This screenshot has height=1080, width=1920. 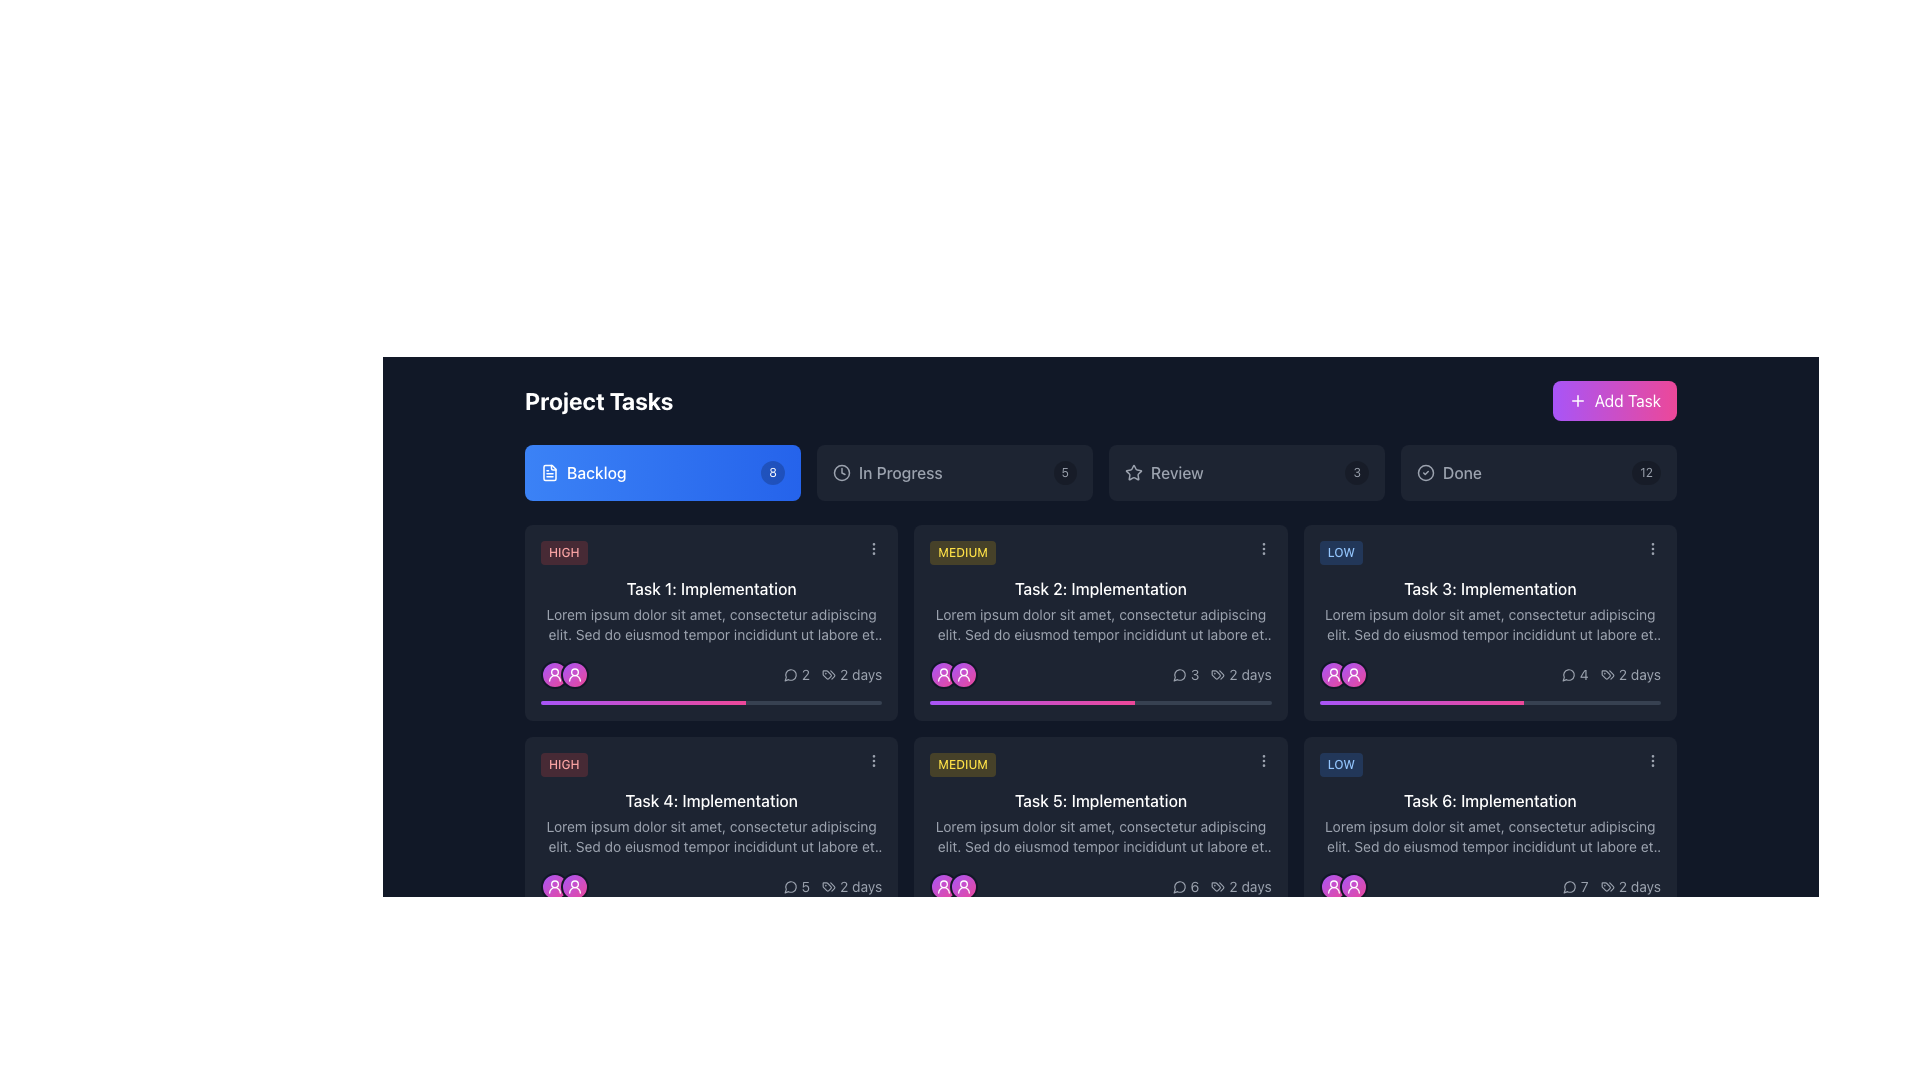 I want to click on the relationship between the icon and text label that indicates the number of comments or messages within the task card, located in the bottom-right corner, to the left of the '2 days' label, so click(x=795, y=886).